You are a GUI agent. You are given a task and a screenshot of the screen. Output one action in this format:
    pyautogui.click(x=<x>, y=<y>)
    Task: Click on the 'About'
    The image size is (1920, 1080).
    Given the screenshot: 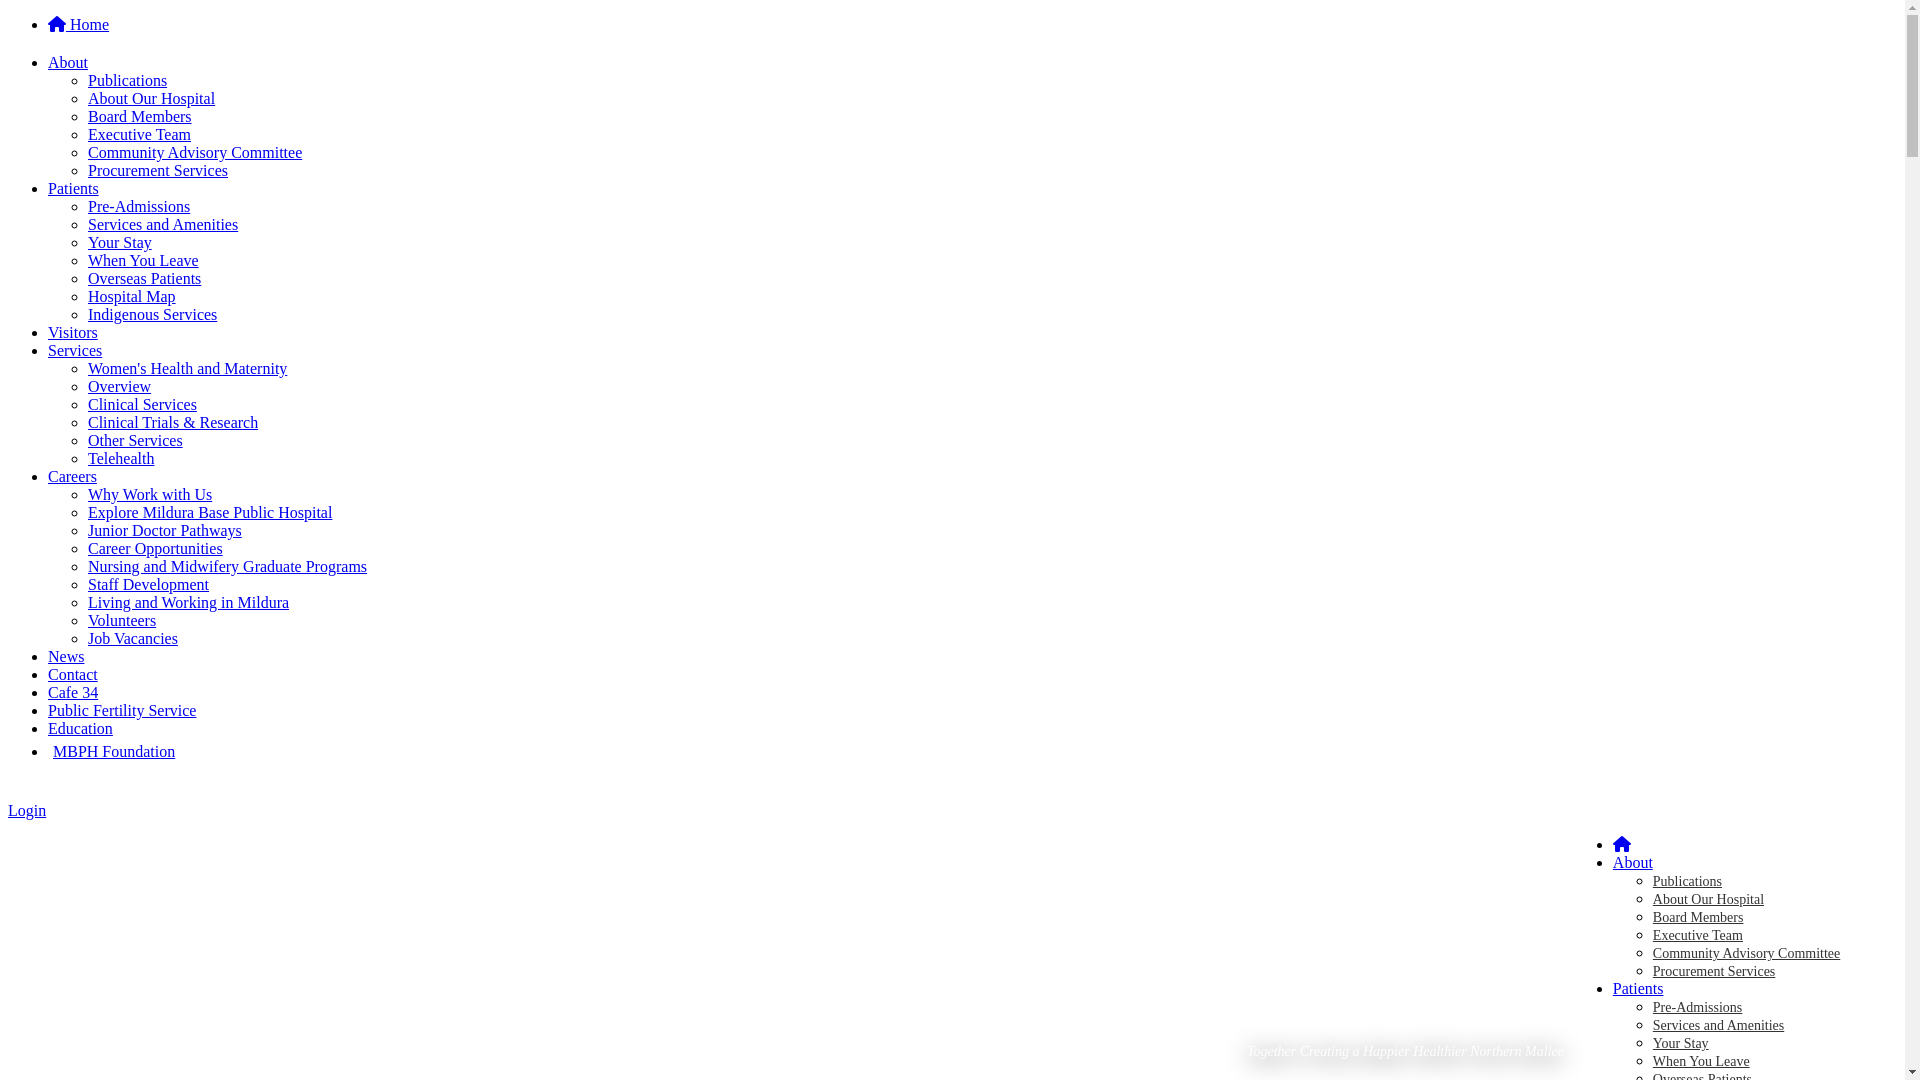 What is the action you would take?
    pyautogui.click(x=67, y=61)
    